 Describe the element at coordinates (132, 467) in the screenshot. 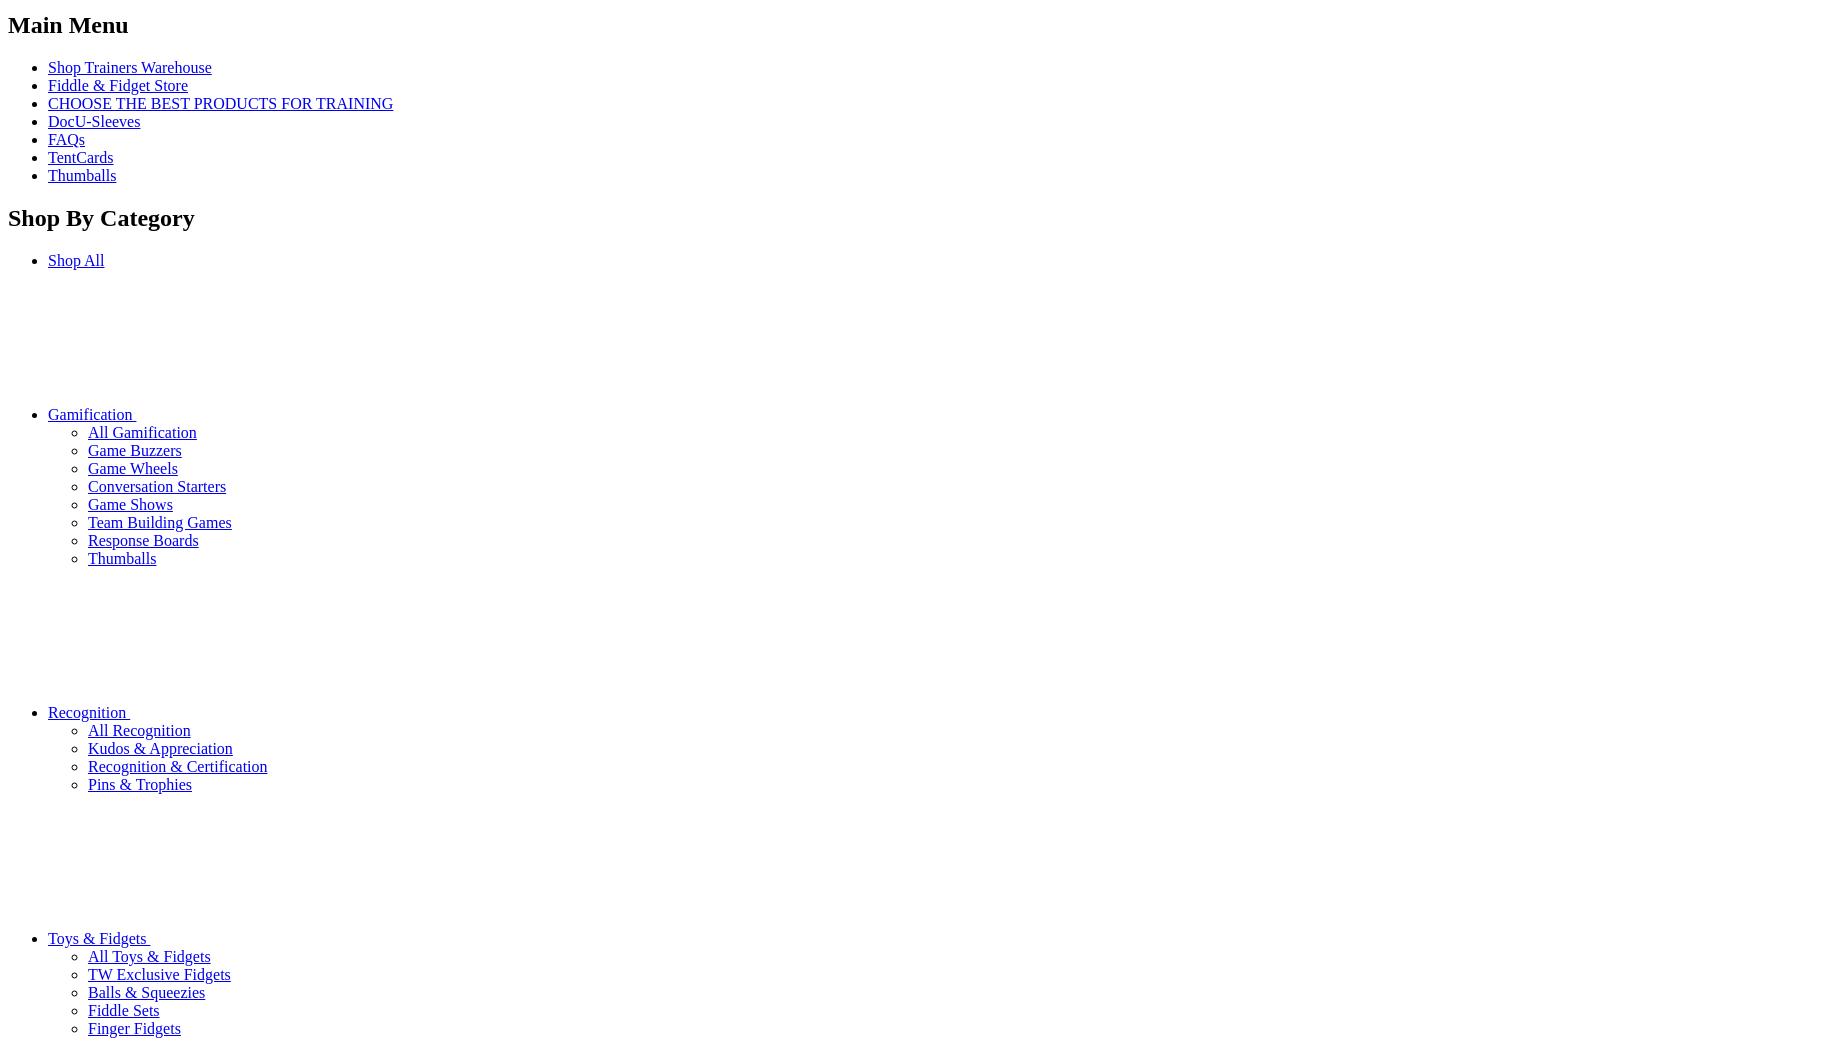

I see `'Game Wheels'` at that location.